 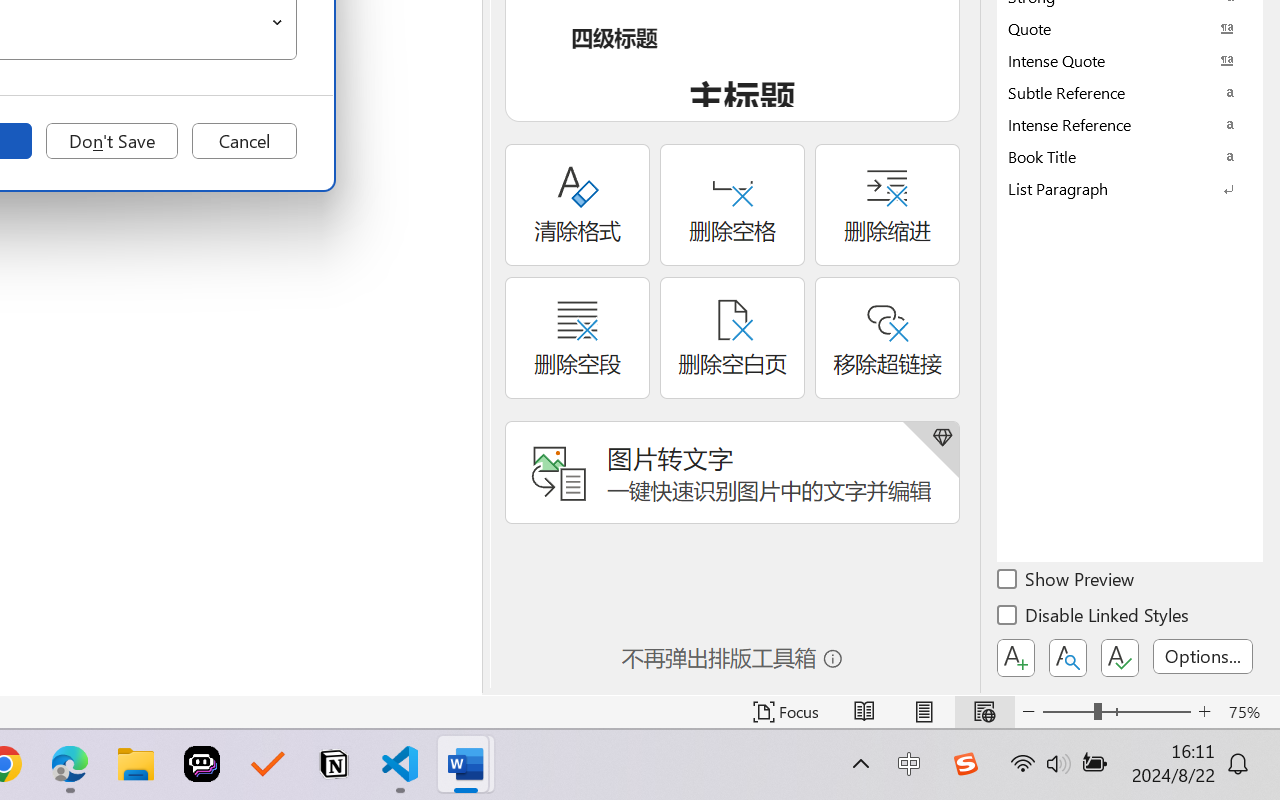 What do you see at coordinates (1120, 657) in the screenshot?
I see `'Class: NetUIButton'` at bounding box center [1120, 657].